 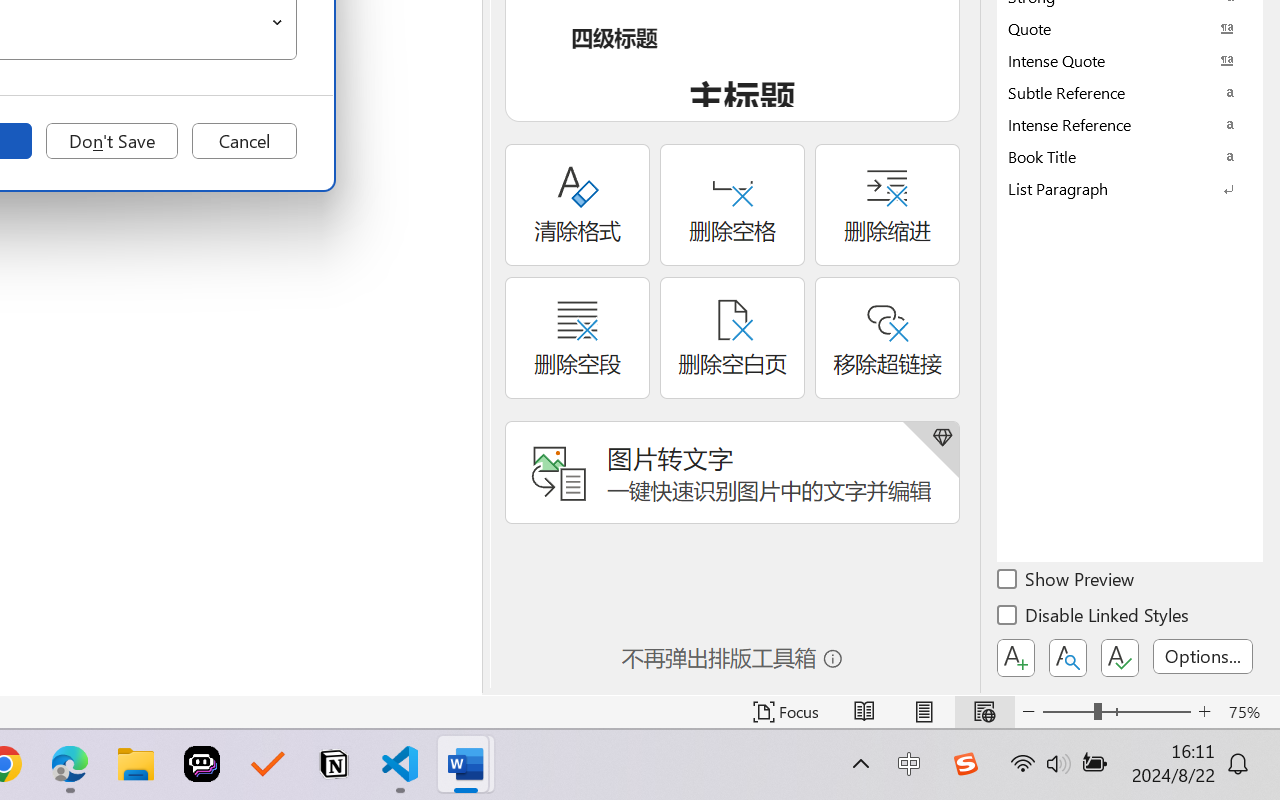 What do you see at coordinates (1120, 657) in the screenshot?
I see `'Class: NetUIButton'` at bounding box center [1120, 657].